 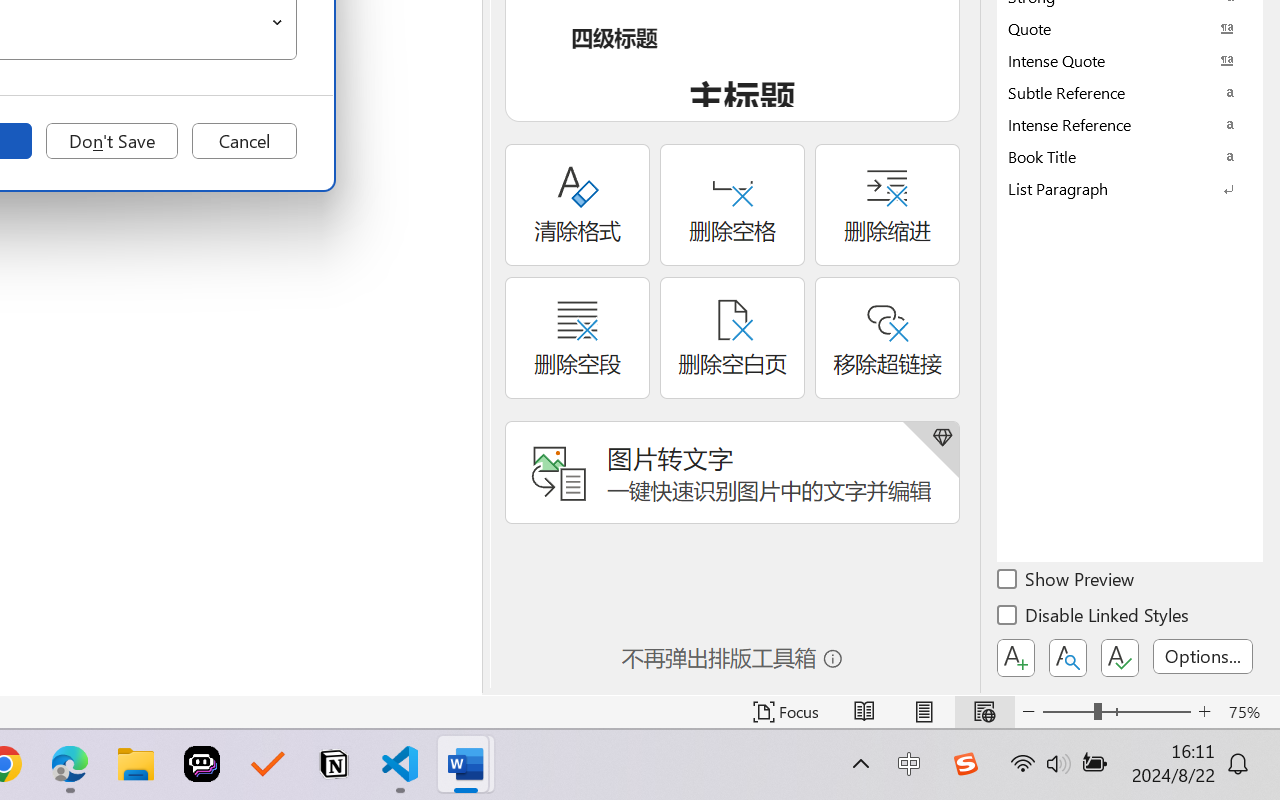 What do you see at coordinates (1120, 657) in the screenshot?
I see `'Class: NetUIButton'` at bounding box center [1120, 657].